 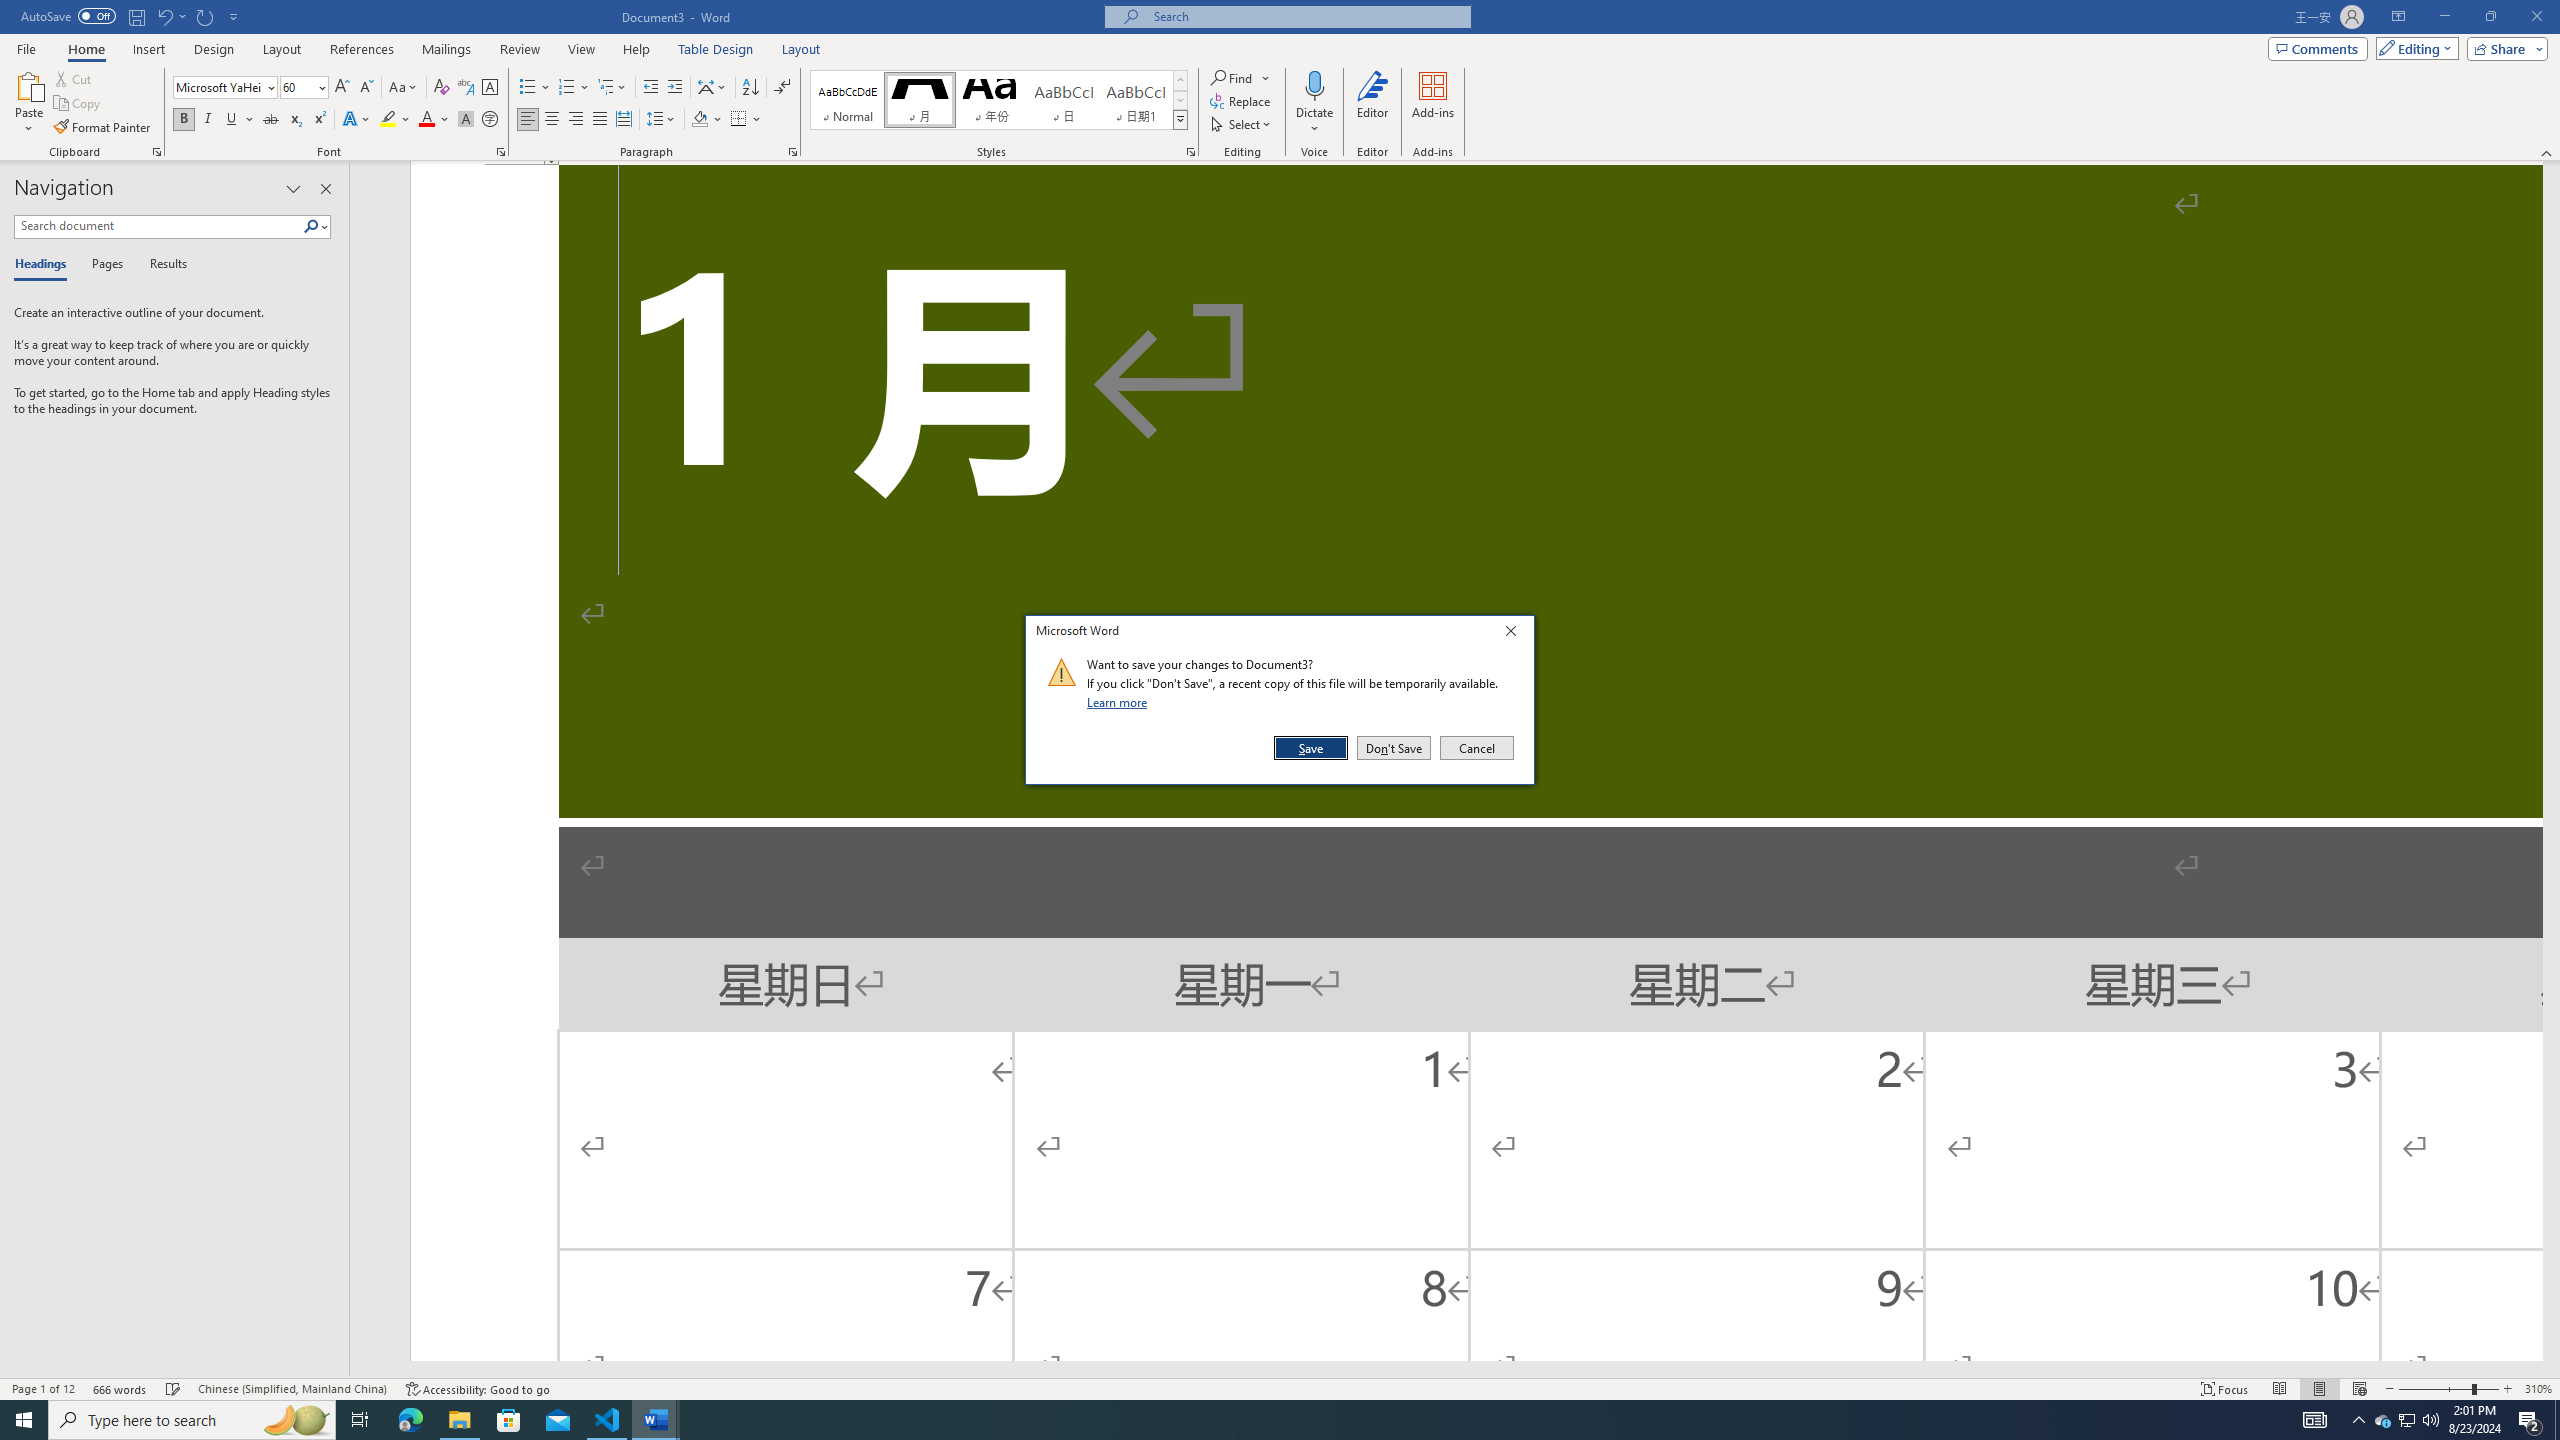 I want to click on 'Word - 2 running windows', so click(x=656, y=1418).